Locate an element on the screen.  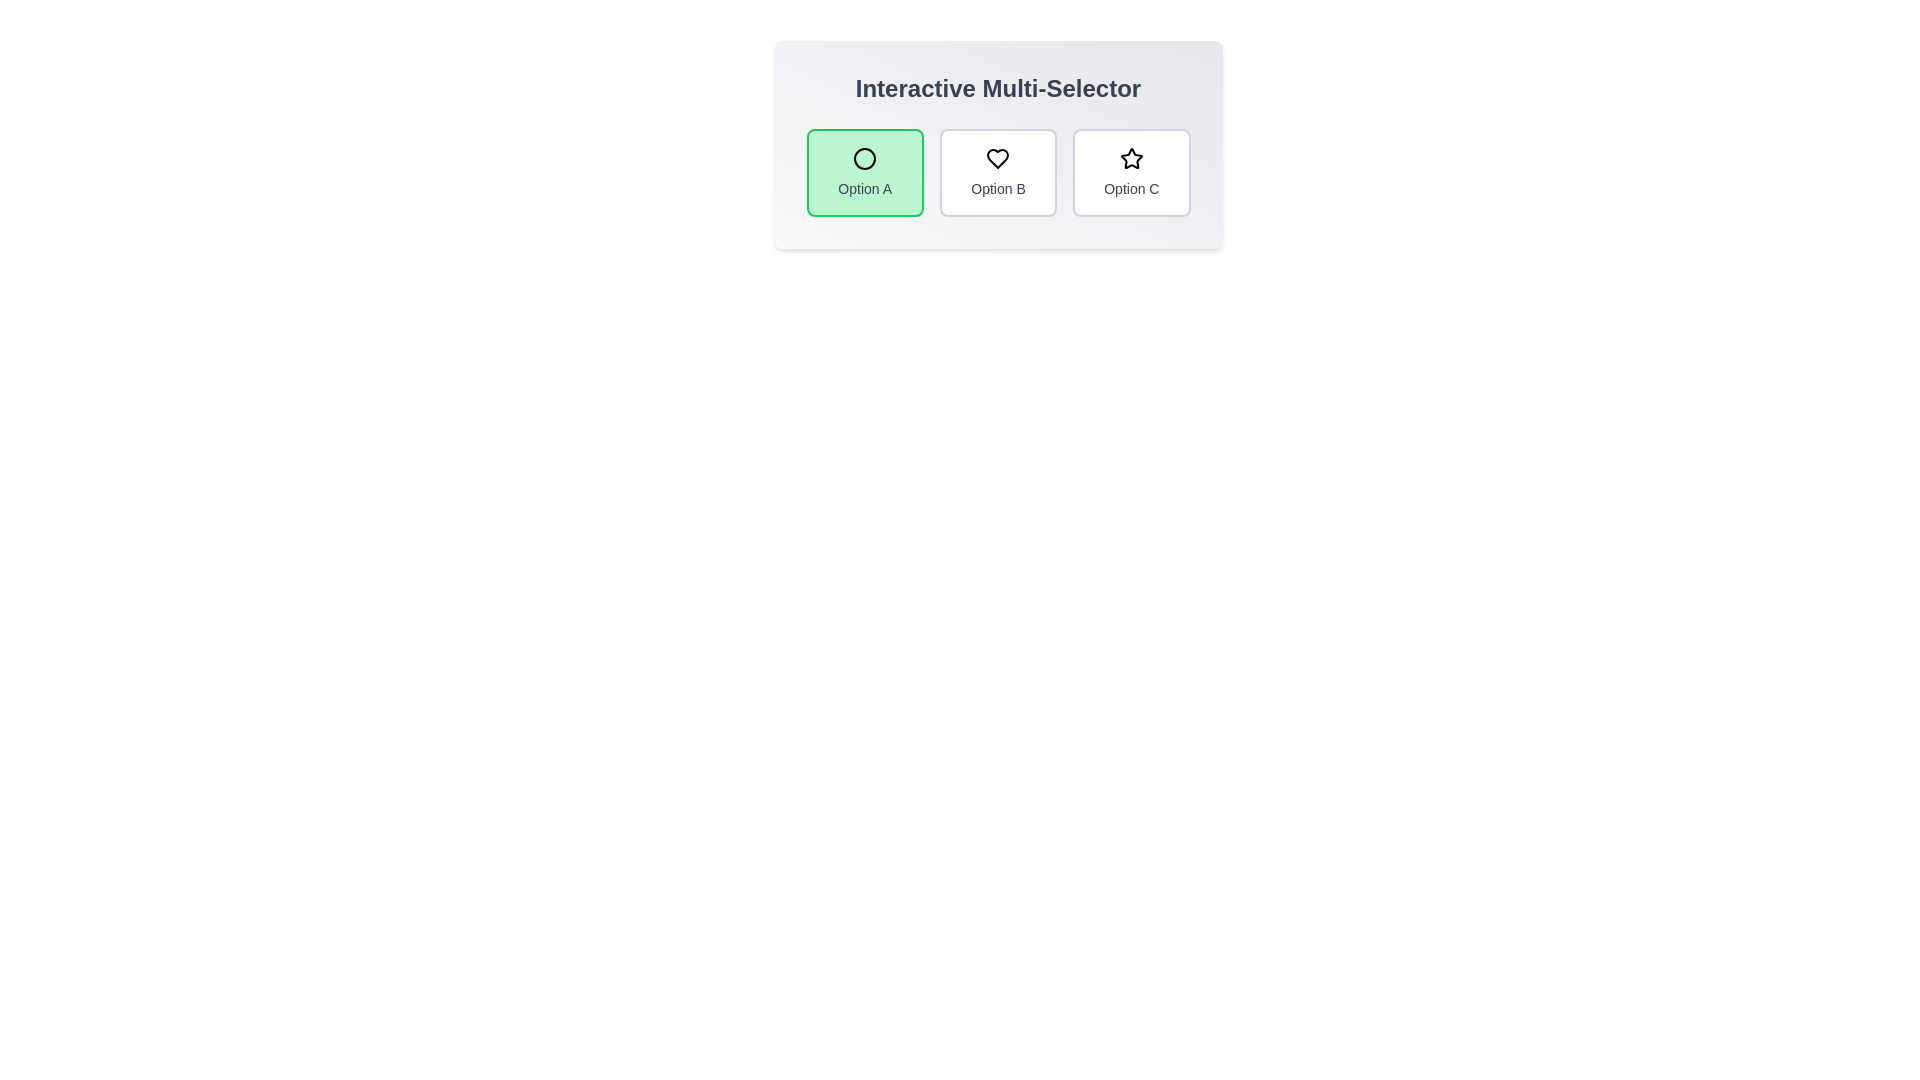
the header text 'Interactive Multi-Selector' to interact with it is located at coordinates (998, 87).